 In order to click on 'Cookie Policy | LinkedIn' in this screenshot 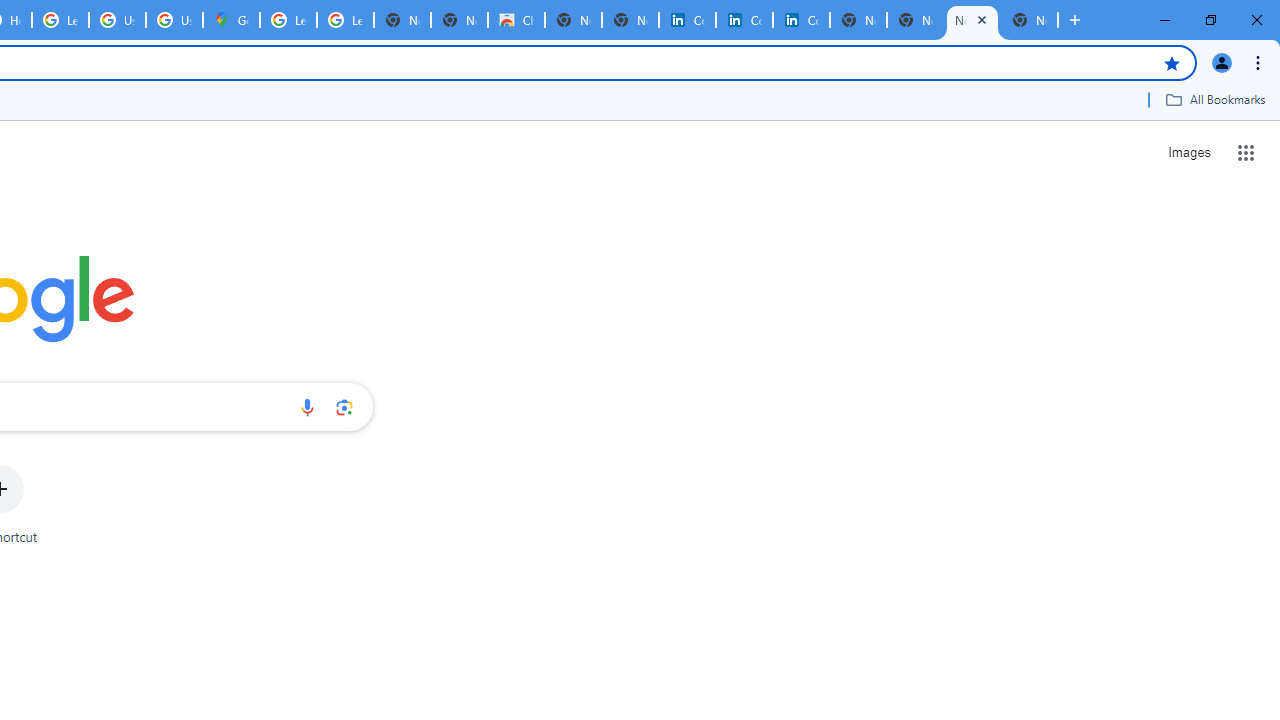, I will do `click(743, 20)`.